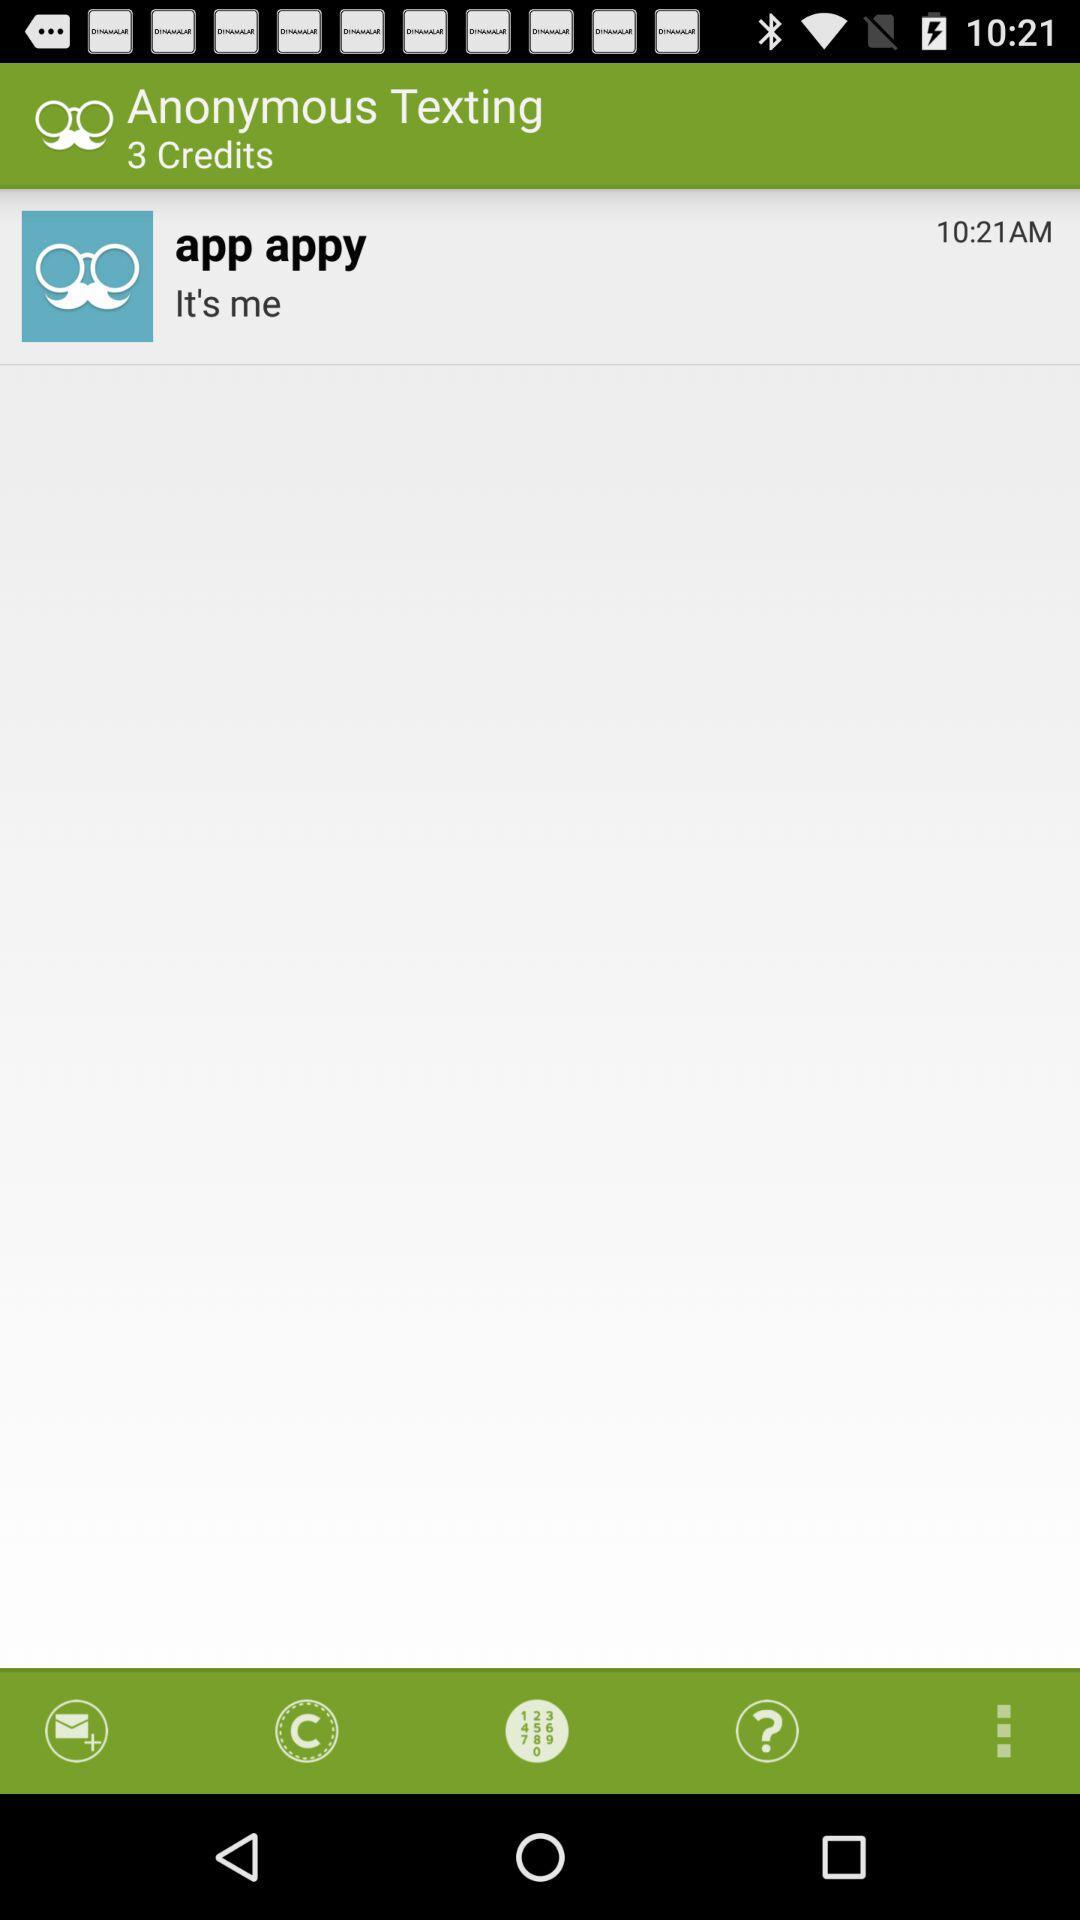 This screenshot has height=1920, width=1080. What do you see at coordinates (612, 301) in the screenshot?
I see `the app at the top` at bounding box center [612, 301].